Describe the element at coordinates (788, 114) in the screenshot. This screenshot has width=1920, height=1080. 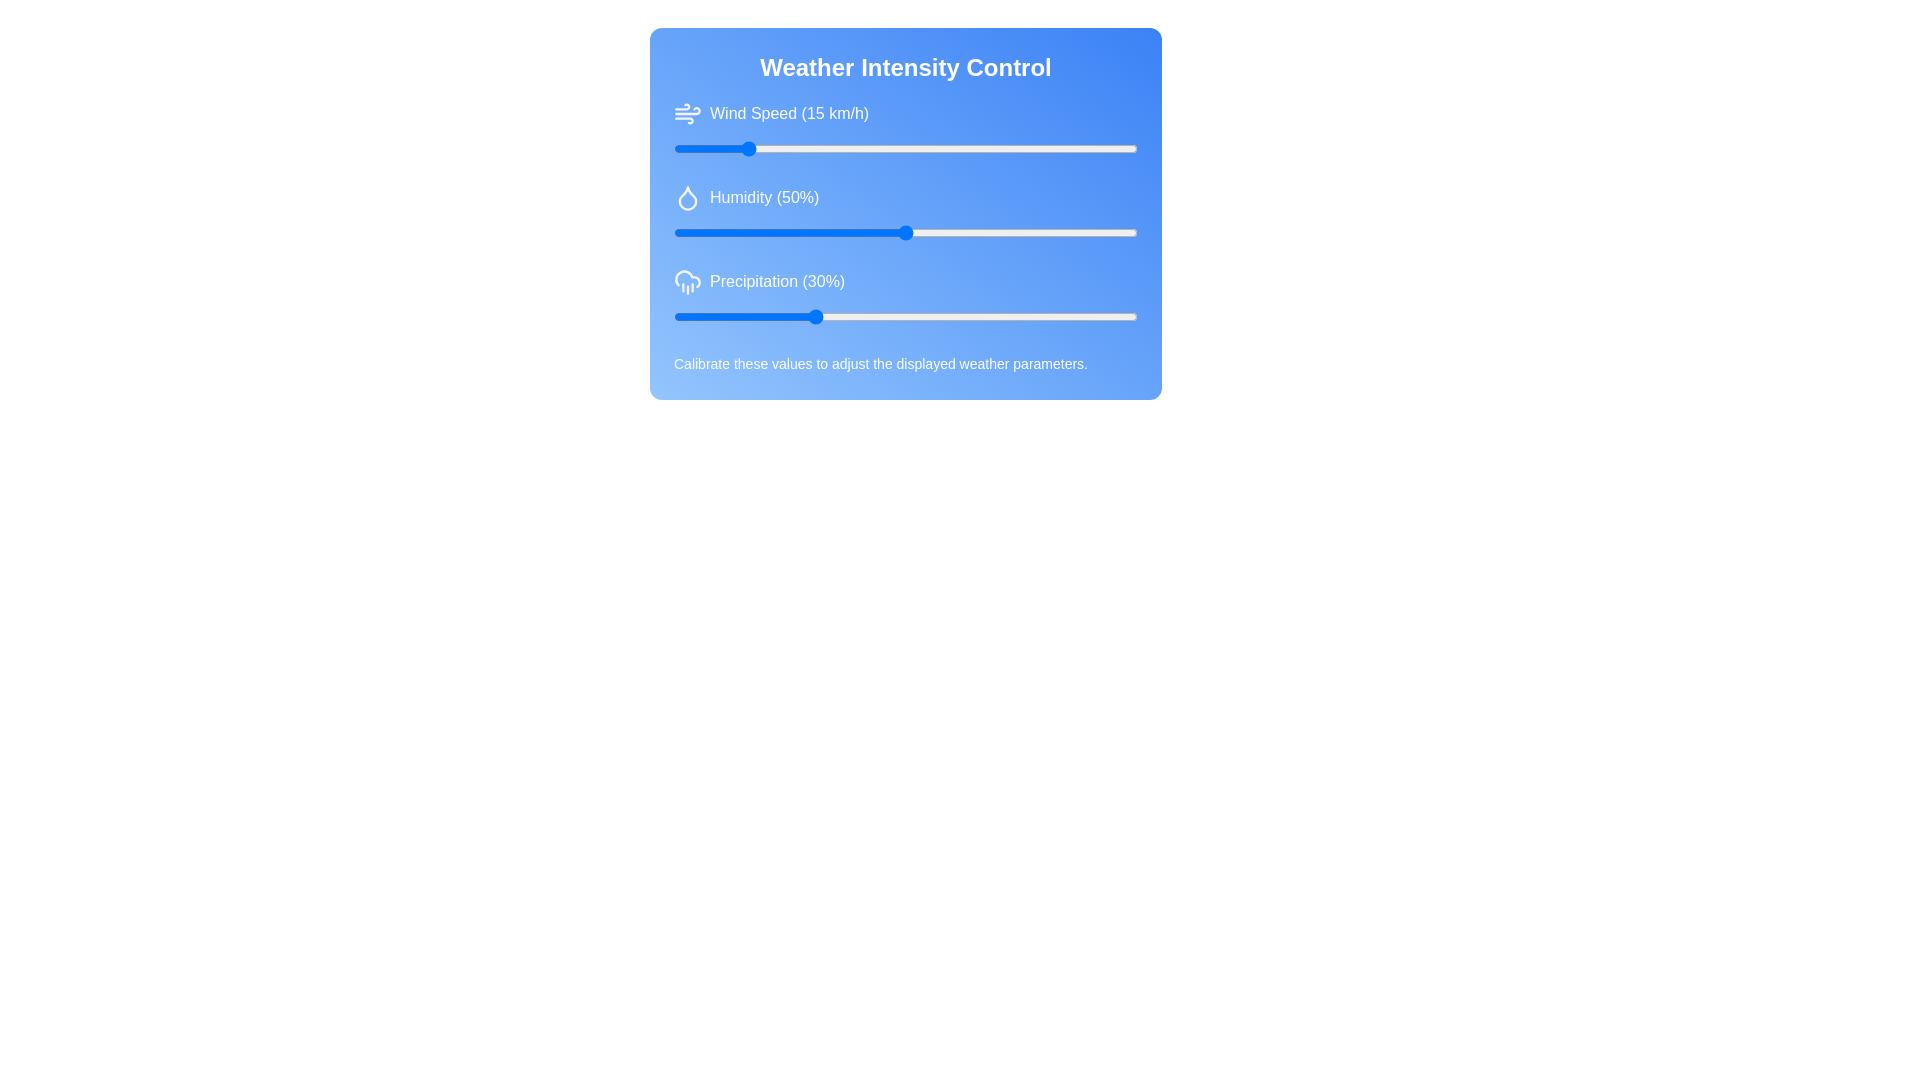
I see `the text label displaying 'Wind Speed (15 km/h)' in the weather control panel, which is positioned at the top and styled with a light color on a blue background` at that location.